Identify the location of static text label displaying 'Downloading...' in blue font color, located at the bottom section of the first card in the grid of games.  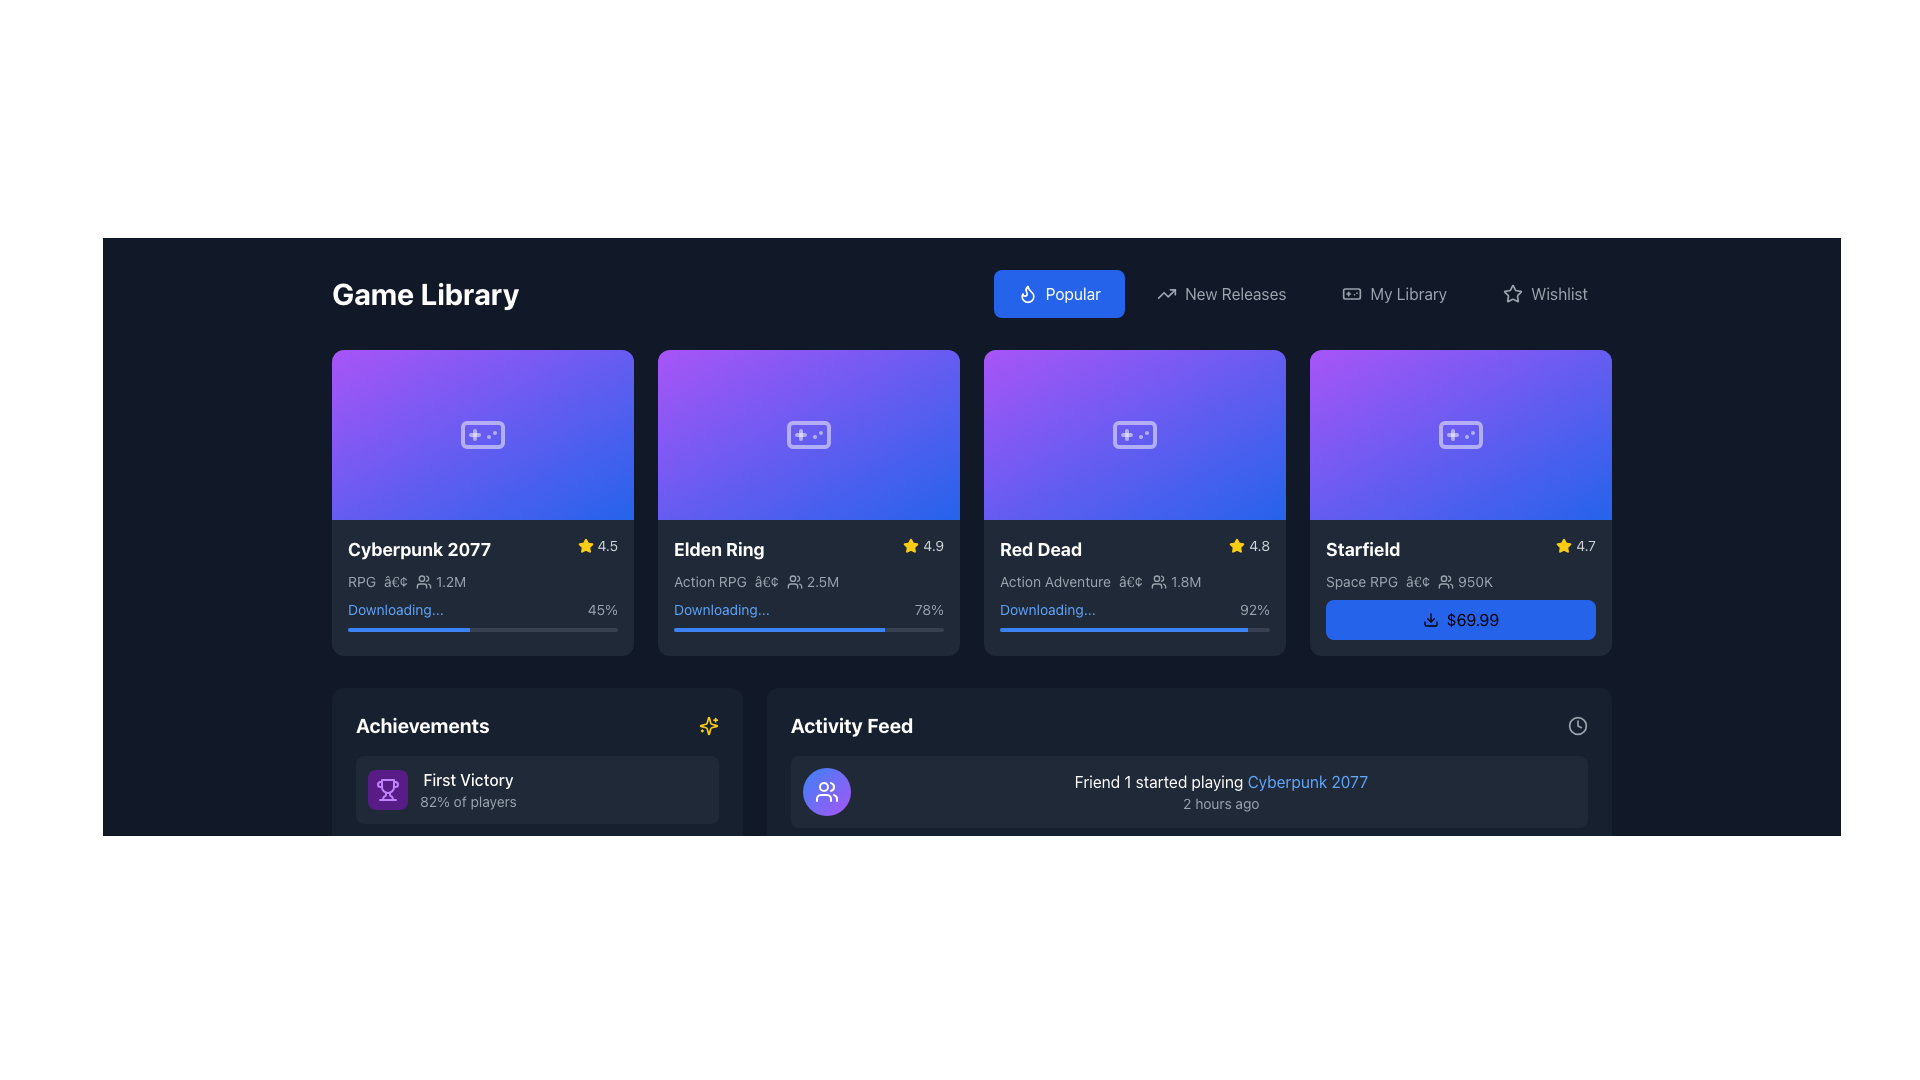
(395, 608).